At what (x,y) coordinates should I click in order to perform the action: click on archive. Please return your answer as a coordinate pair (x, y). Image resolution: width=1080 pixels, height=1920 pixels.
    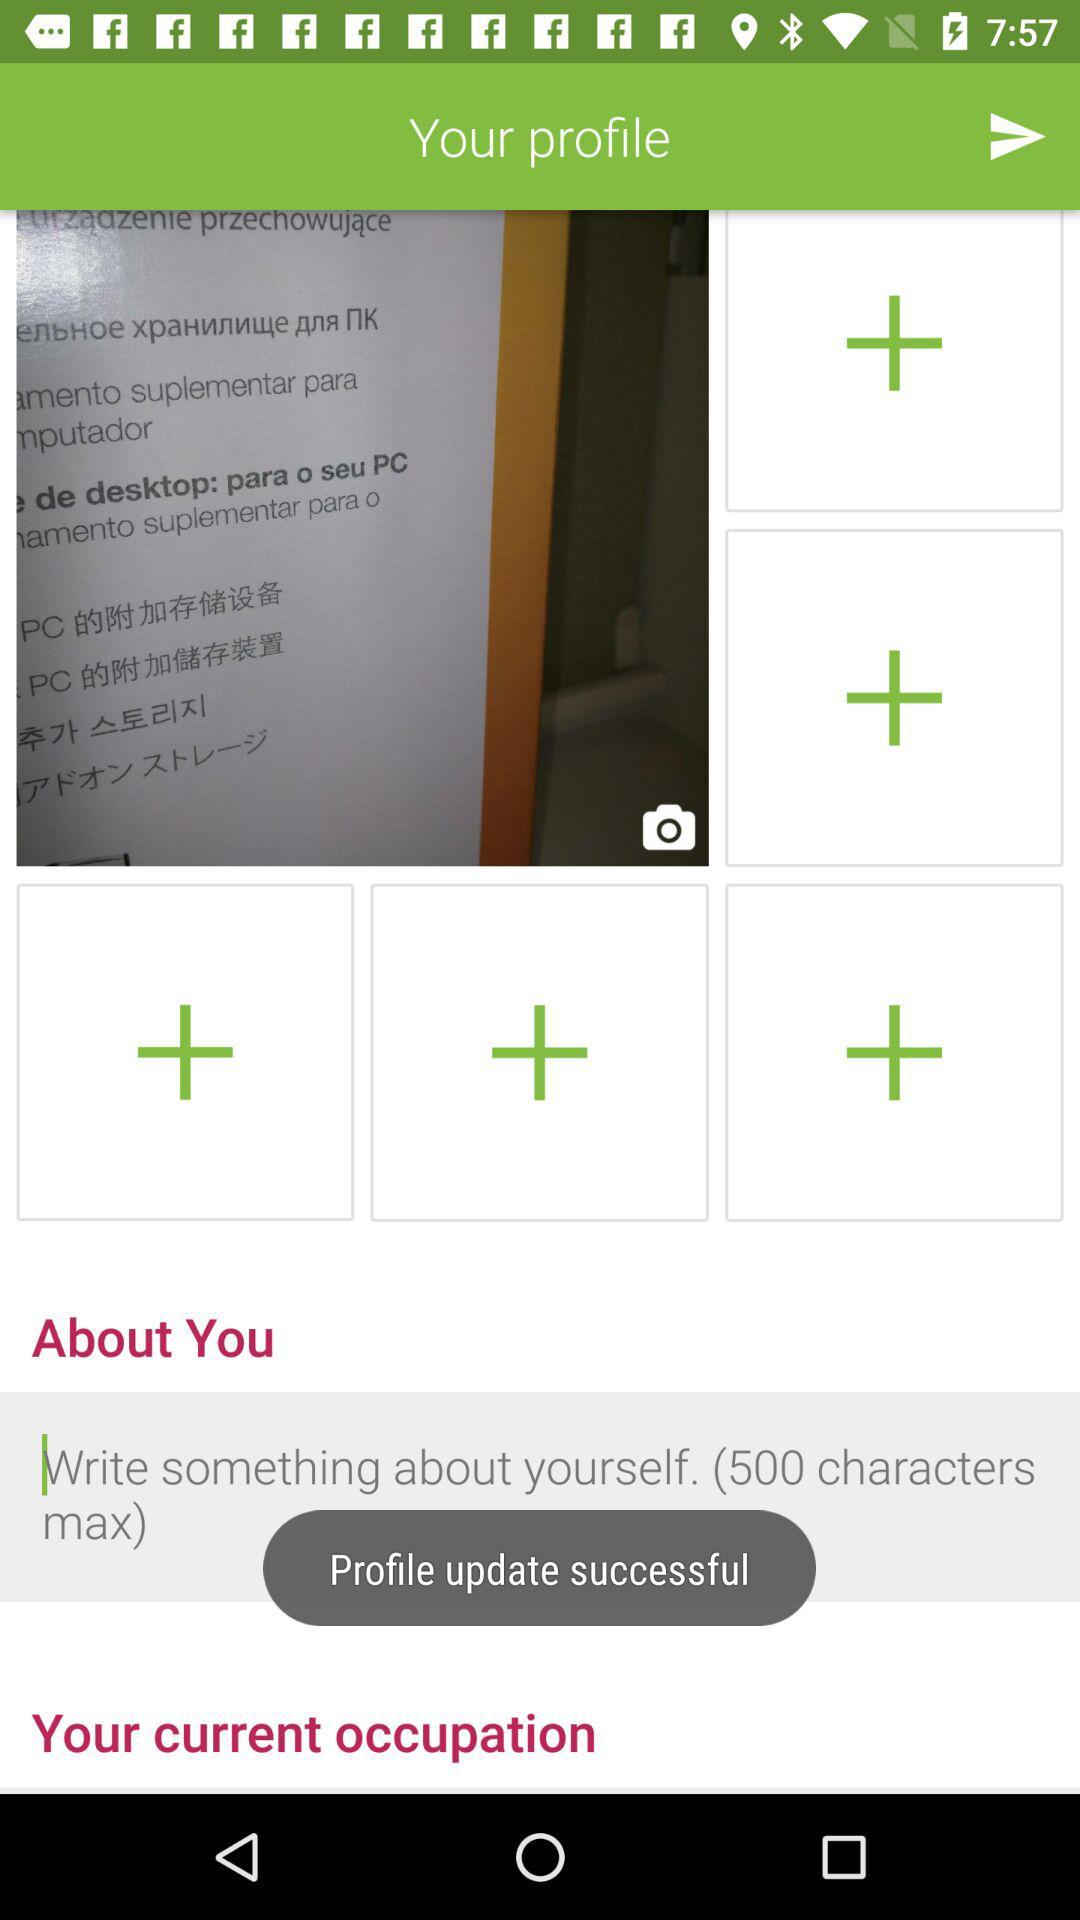
    Looking at the image, I should click on (893, 361).